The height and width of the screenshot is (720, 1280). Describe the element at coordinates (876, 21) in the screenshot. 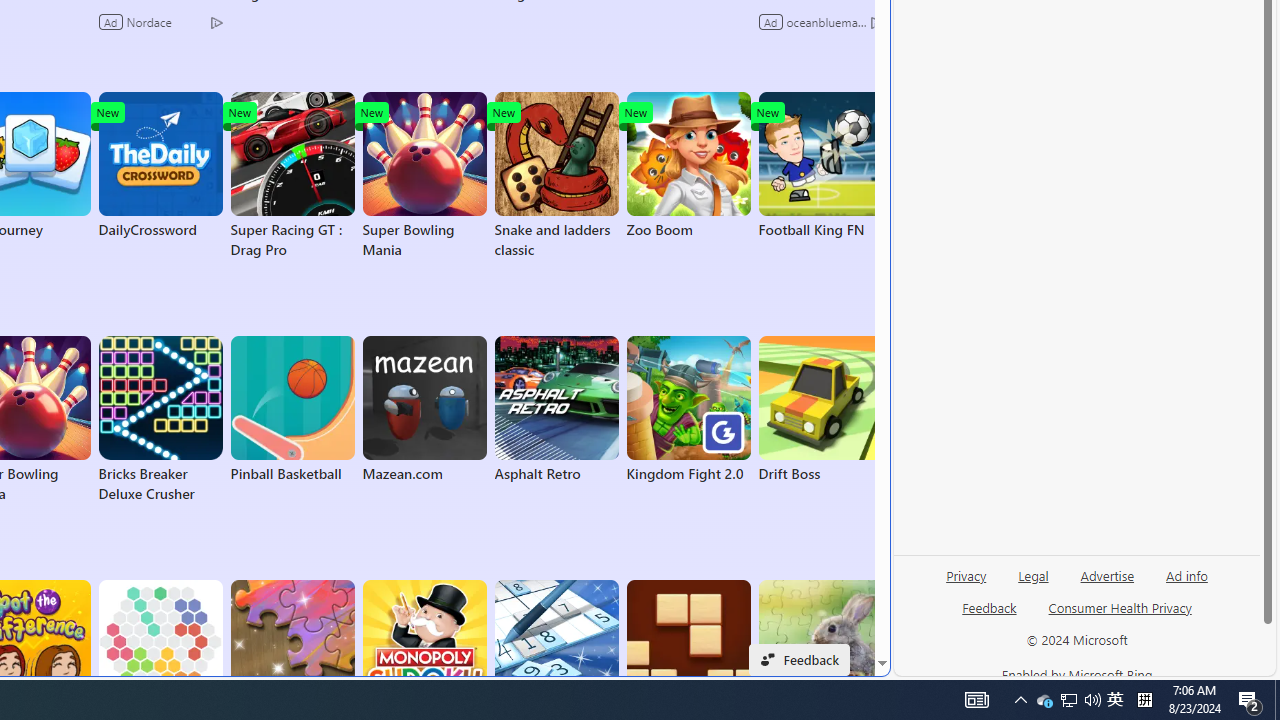

I see `'Class: ad-choice  ad-choice-mono '` at that location.